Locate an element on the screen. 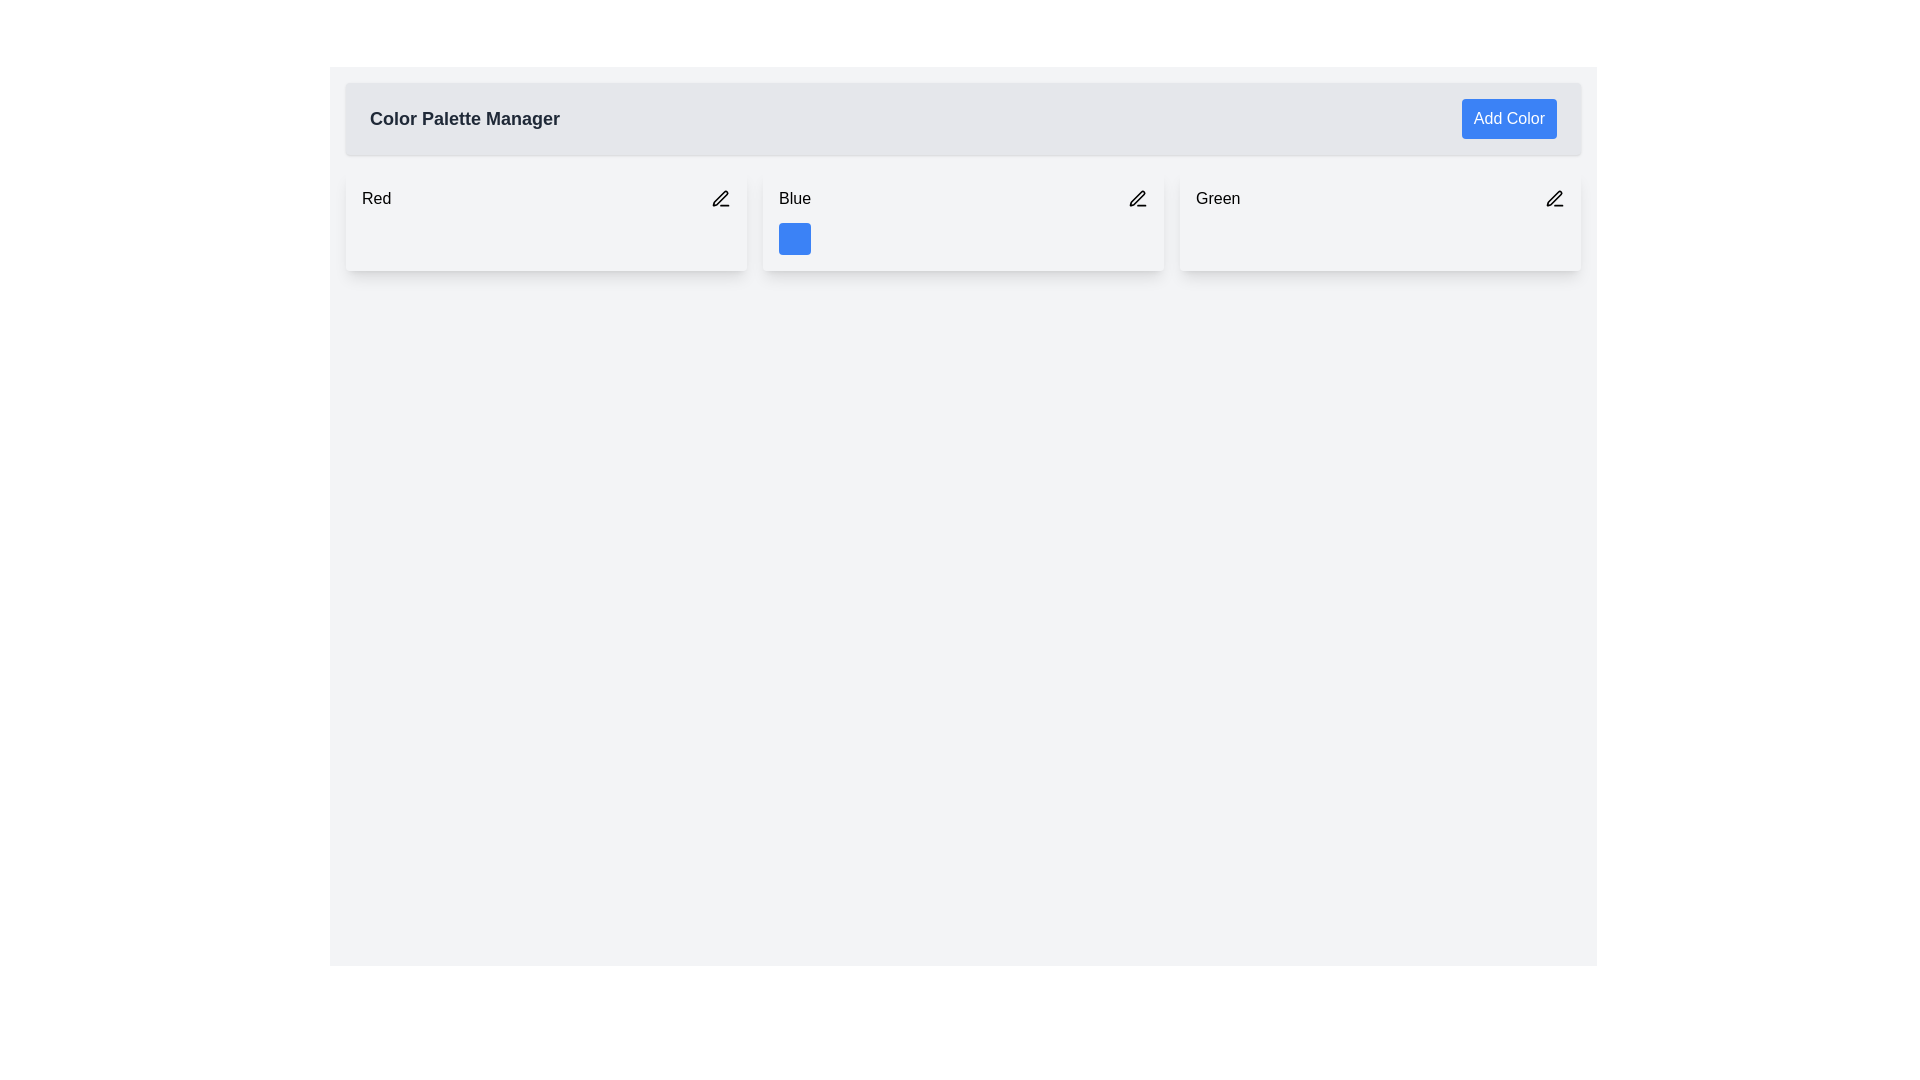  the second color palette icon under the label 'Red' in the UI is located at coordinates (416, 238).